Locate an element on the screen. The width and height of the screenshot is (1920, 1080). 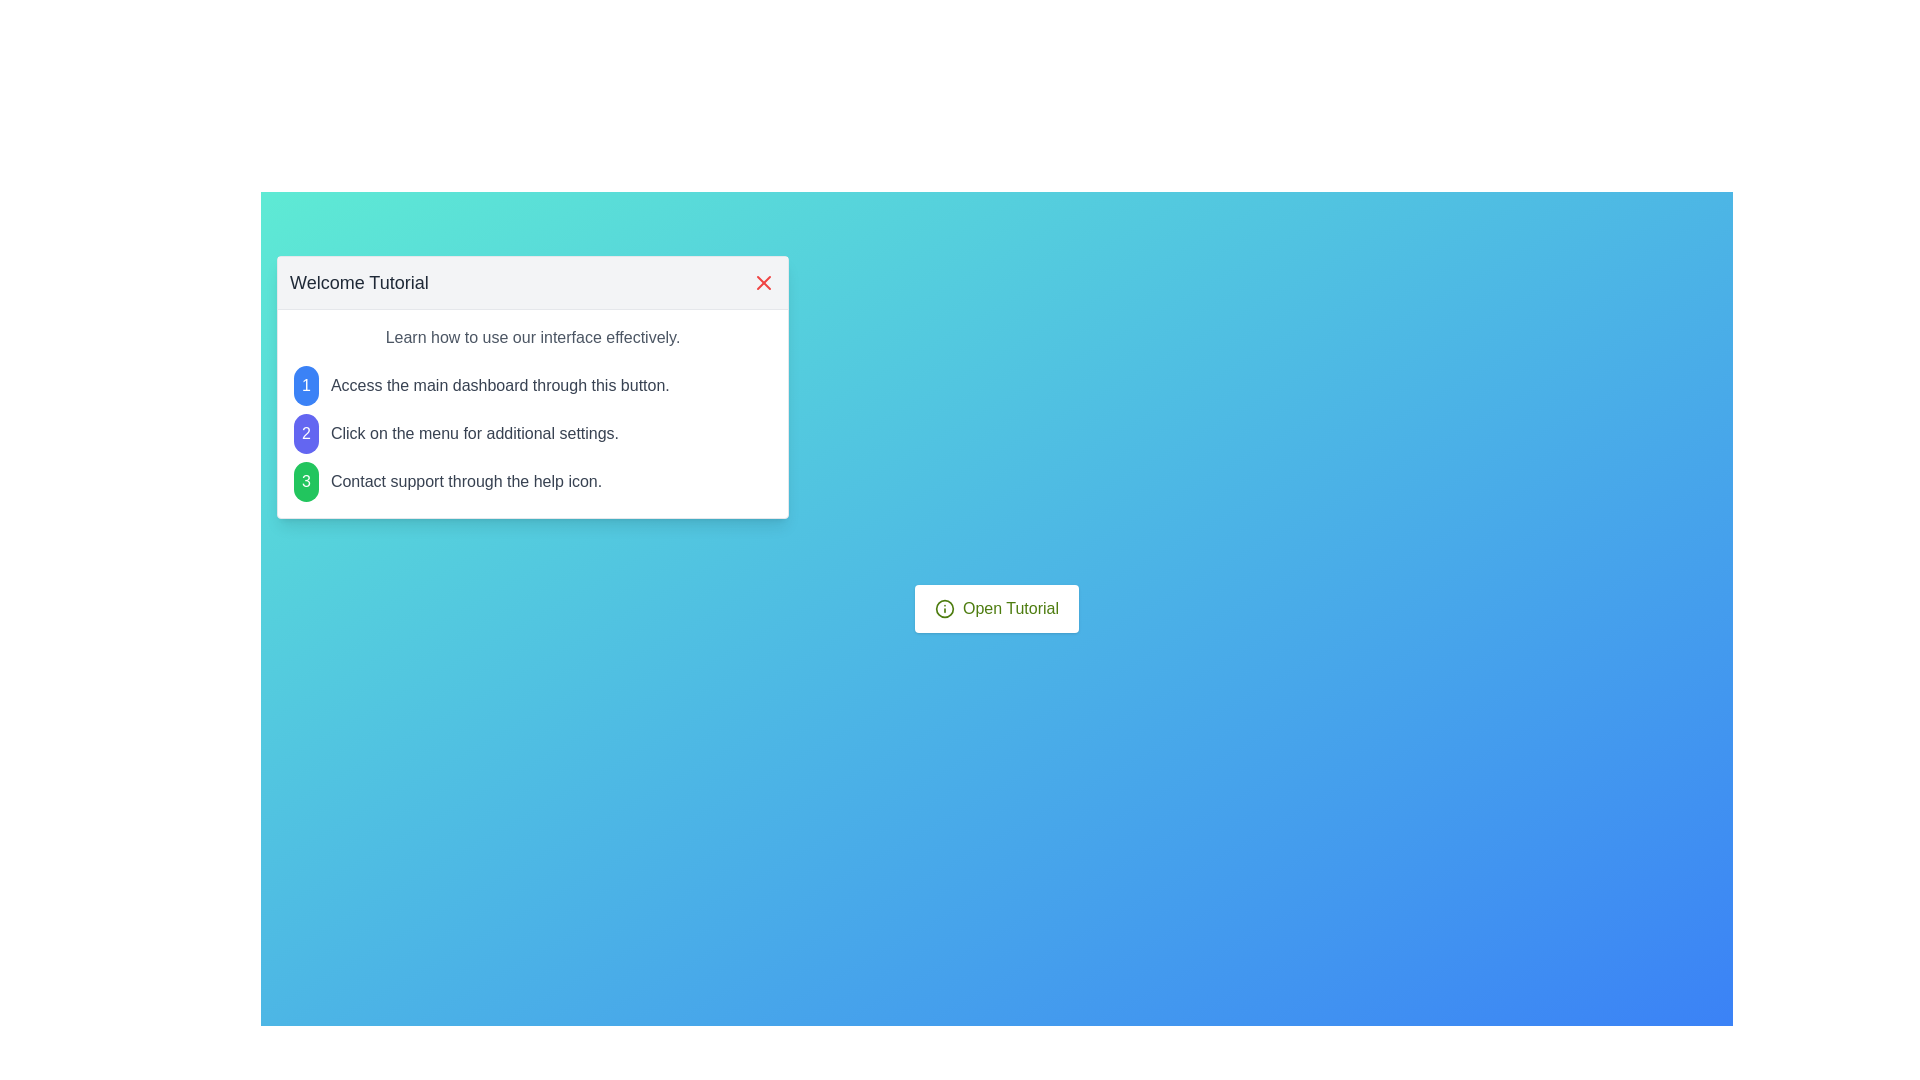
the instructional text block with numbered steps in the 'Welcome Tutorial' card is located at coordinates (532, 433).